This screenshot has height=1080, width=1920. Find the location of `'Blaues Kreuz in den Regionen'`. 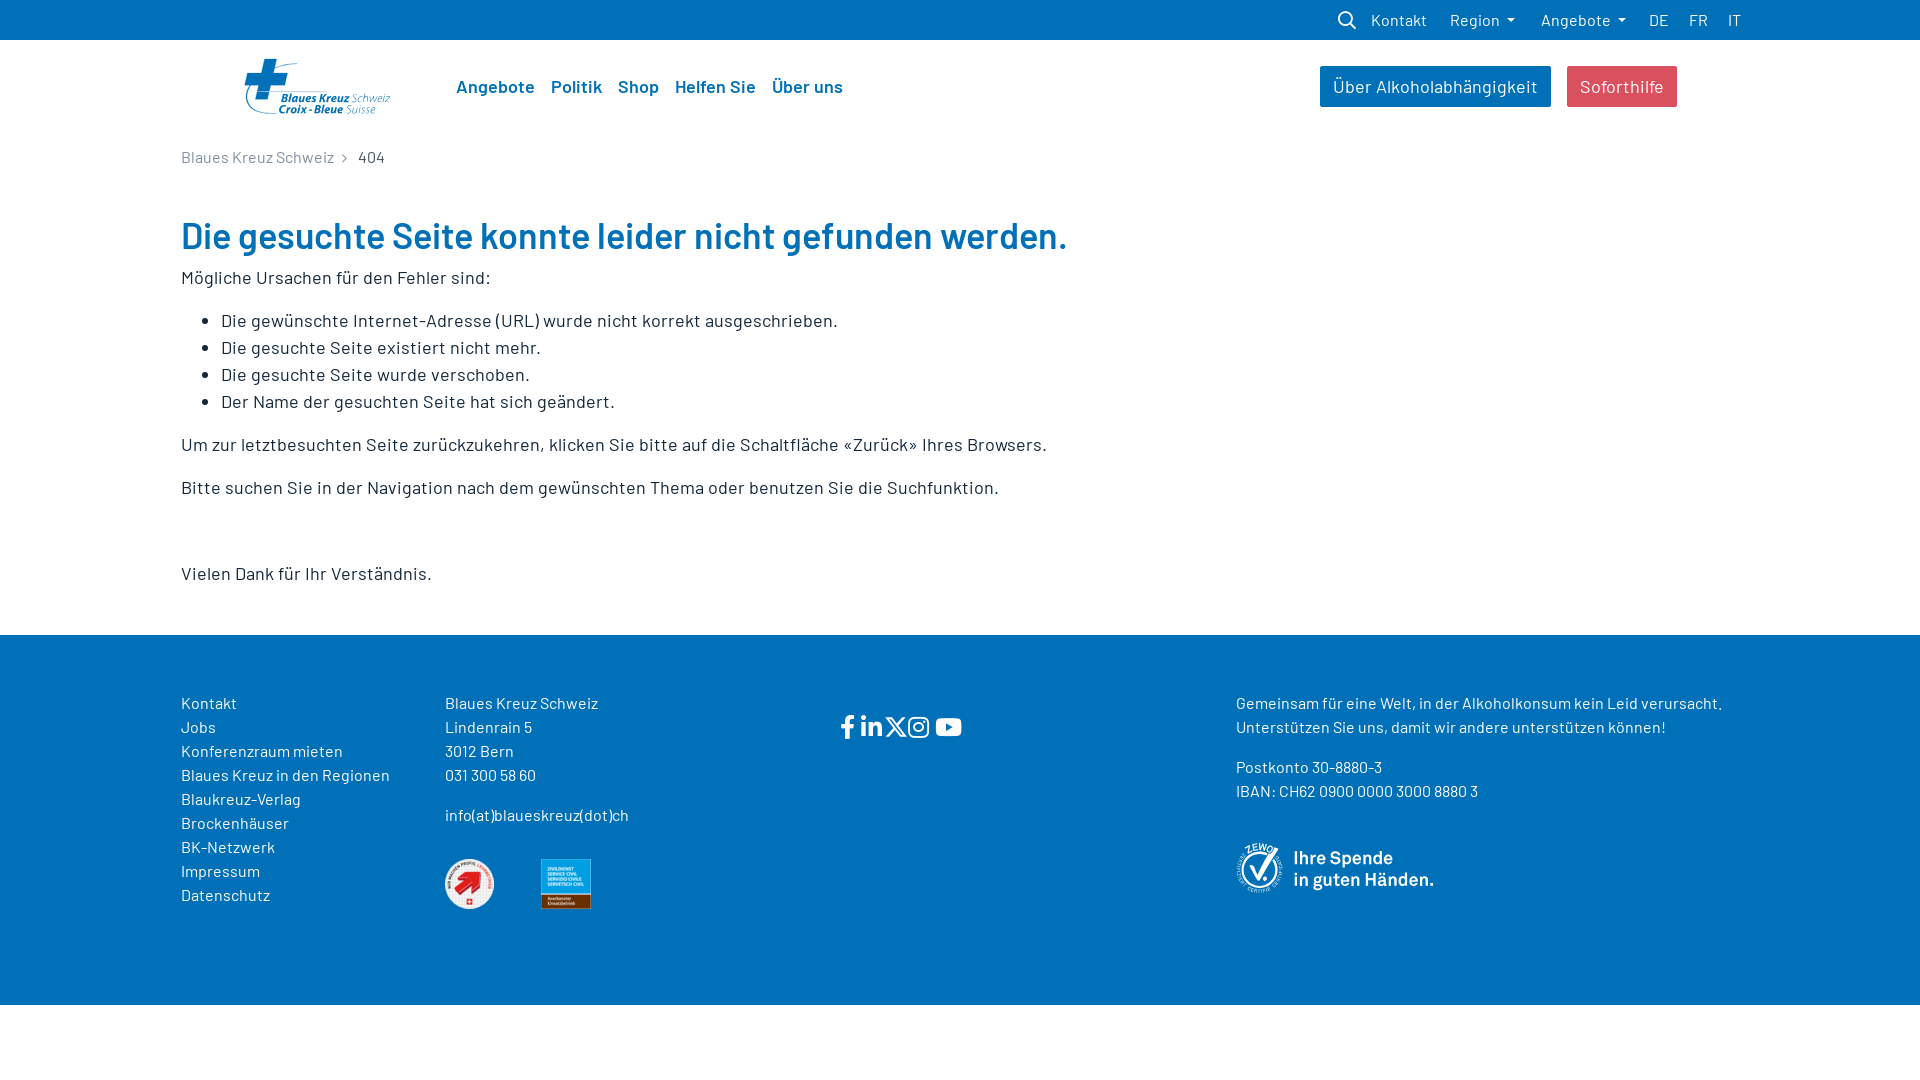

'Blaues Kreuz in den Regionen' is located at coordinates (284, 773).